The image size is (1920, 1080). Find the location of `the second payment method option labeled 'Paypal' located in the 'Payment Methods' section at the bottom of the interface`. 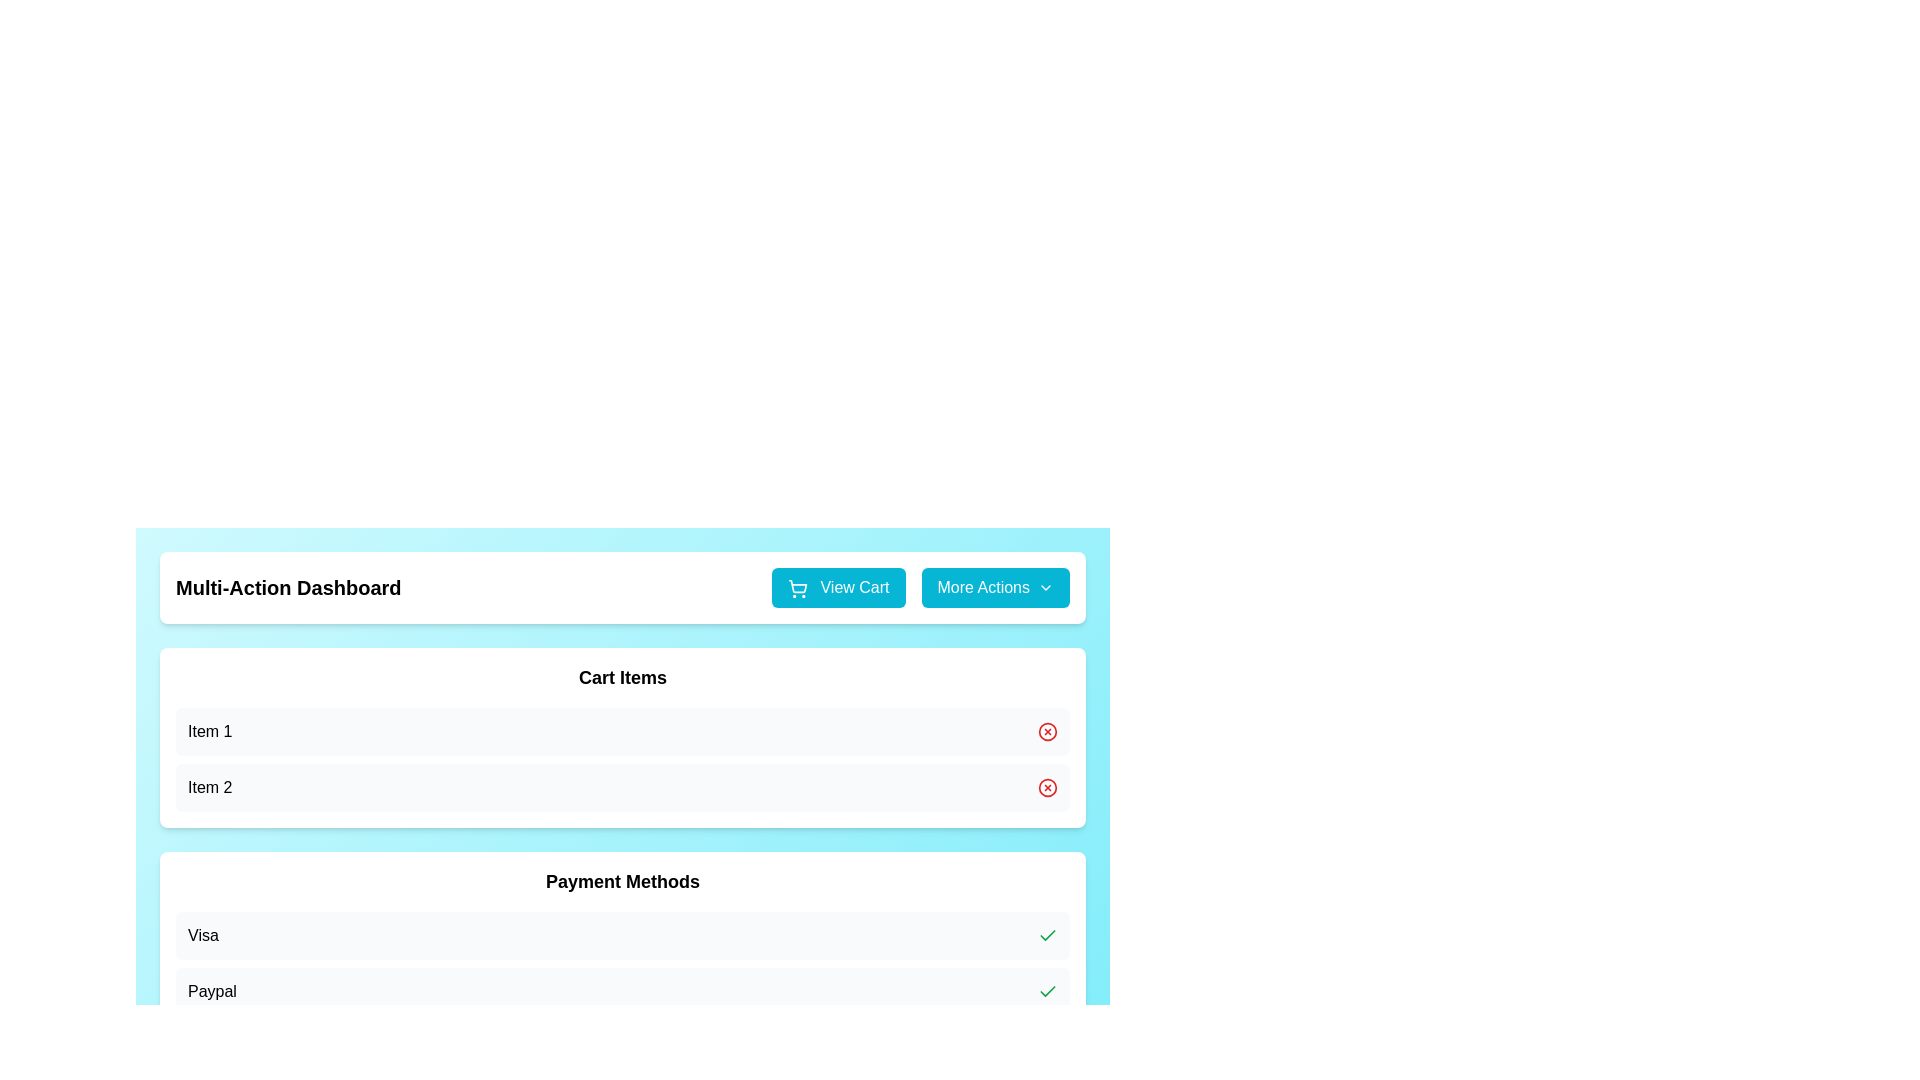

the second payment method option labeled 'Paypal' located in the 'Payment Methods' section at the bottom of the interface is located at coordinates (622, 963).